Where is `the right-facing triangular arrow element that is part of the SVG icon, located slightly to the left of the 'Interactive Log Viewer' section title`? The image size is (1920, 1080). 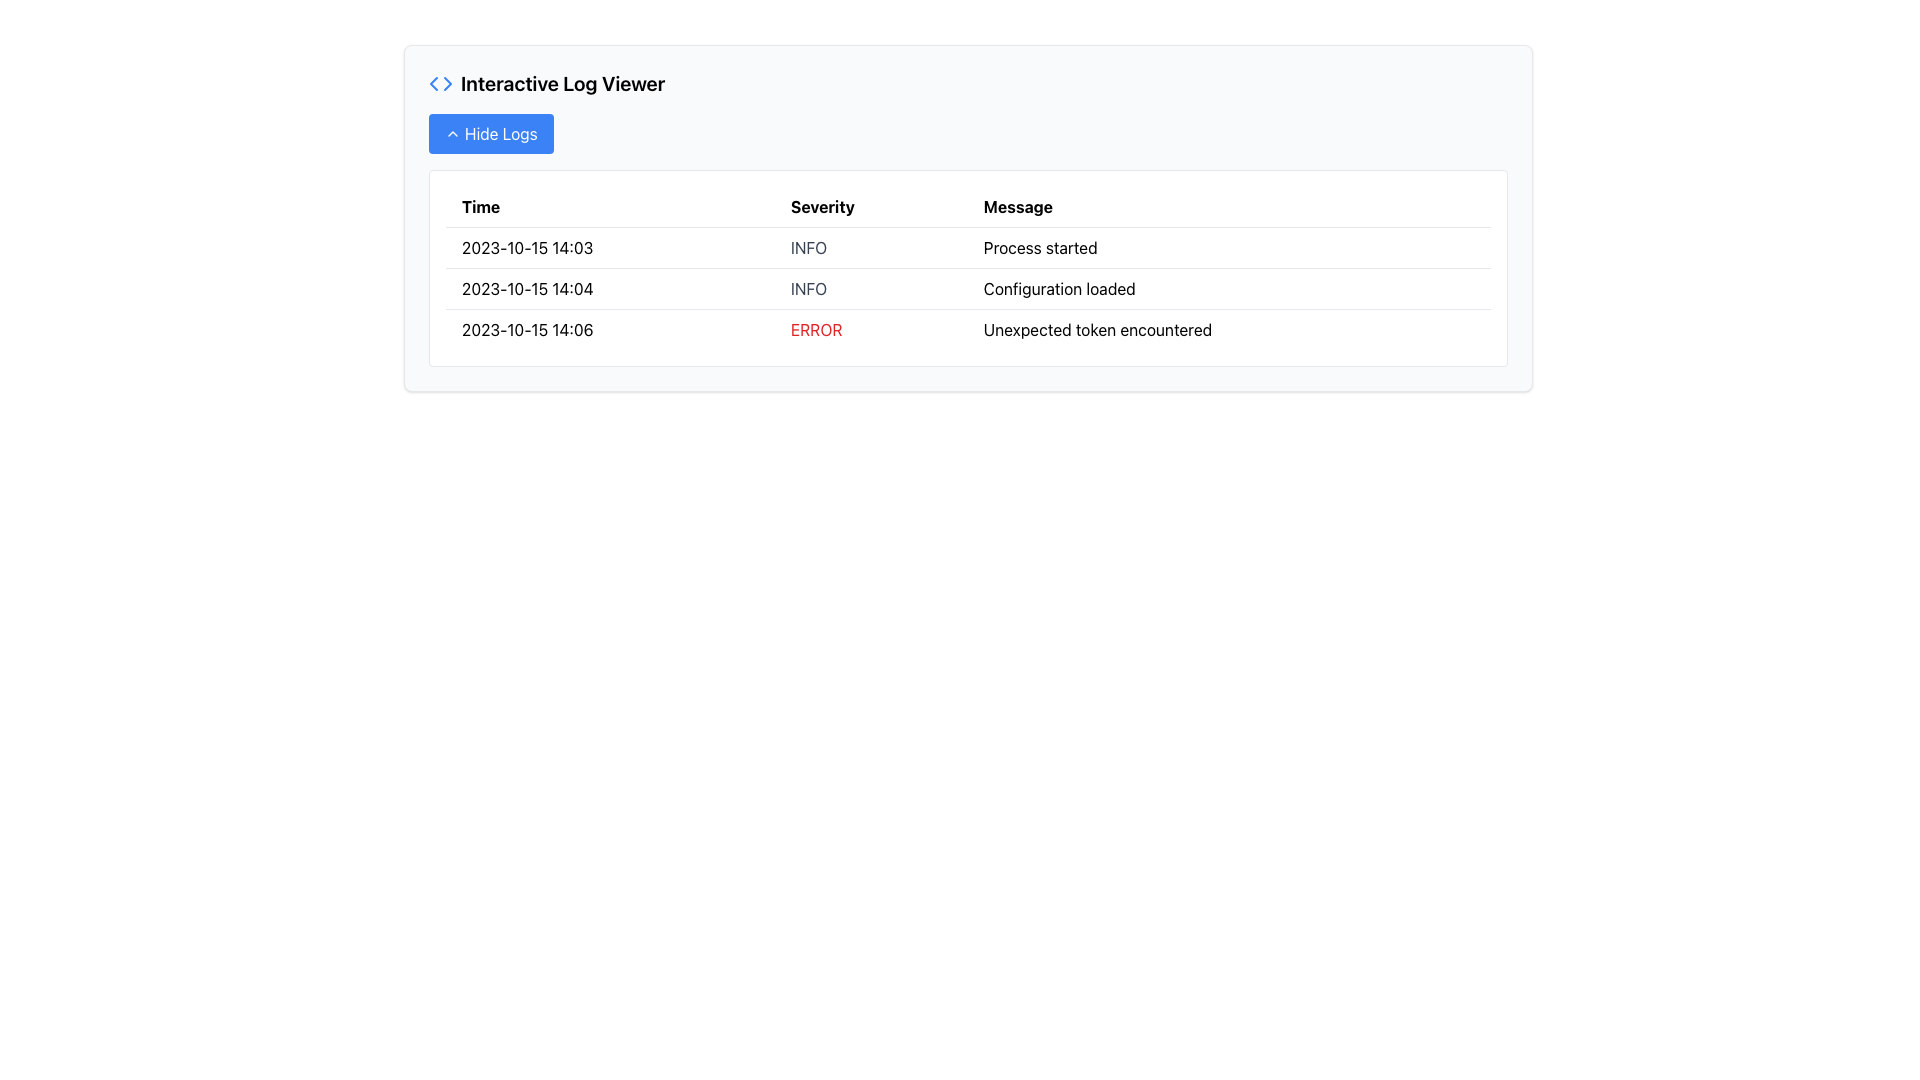 the right-facing triangular arrow element that is part of the SVG icon, located slightly to the left of the 'Interactive Log Viewer' section title is located at coordinates (446, 83).